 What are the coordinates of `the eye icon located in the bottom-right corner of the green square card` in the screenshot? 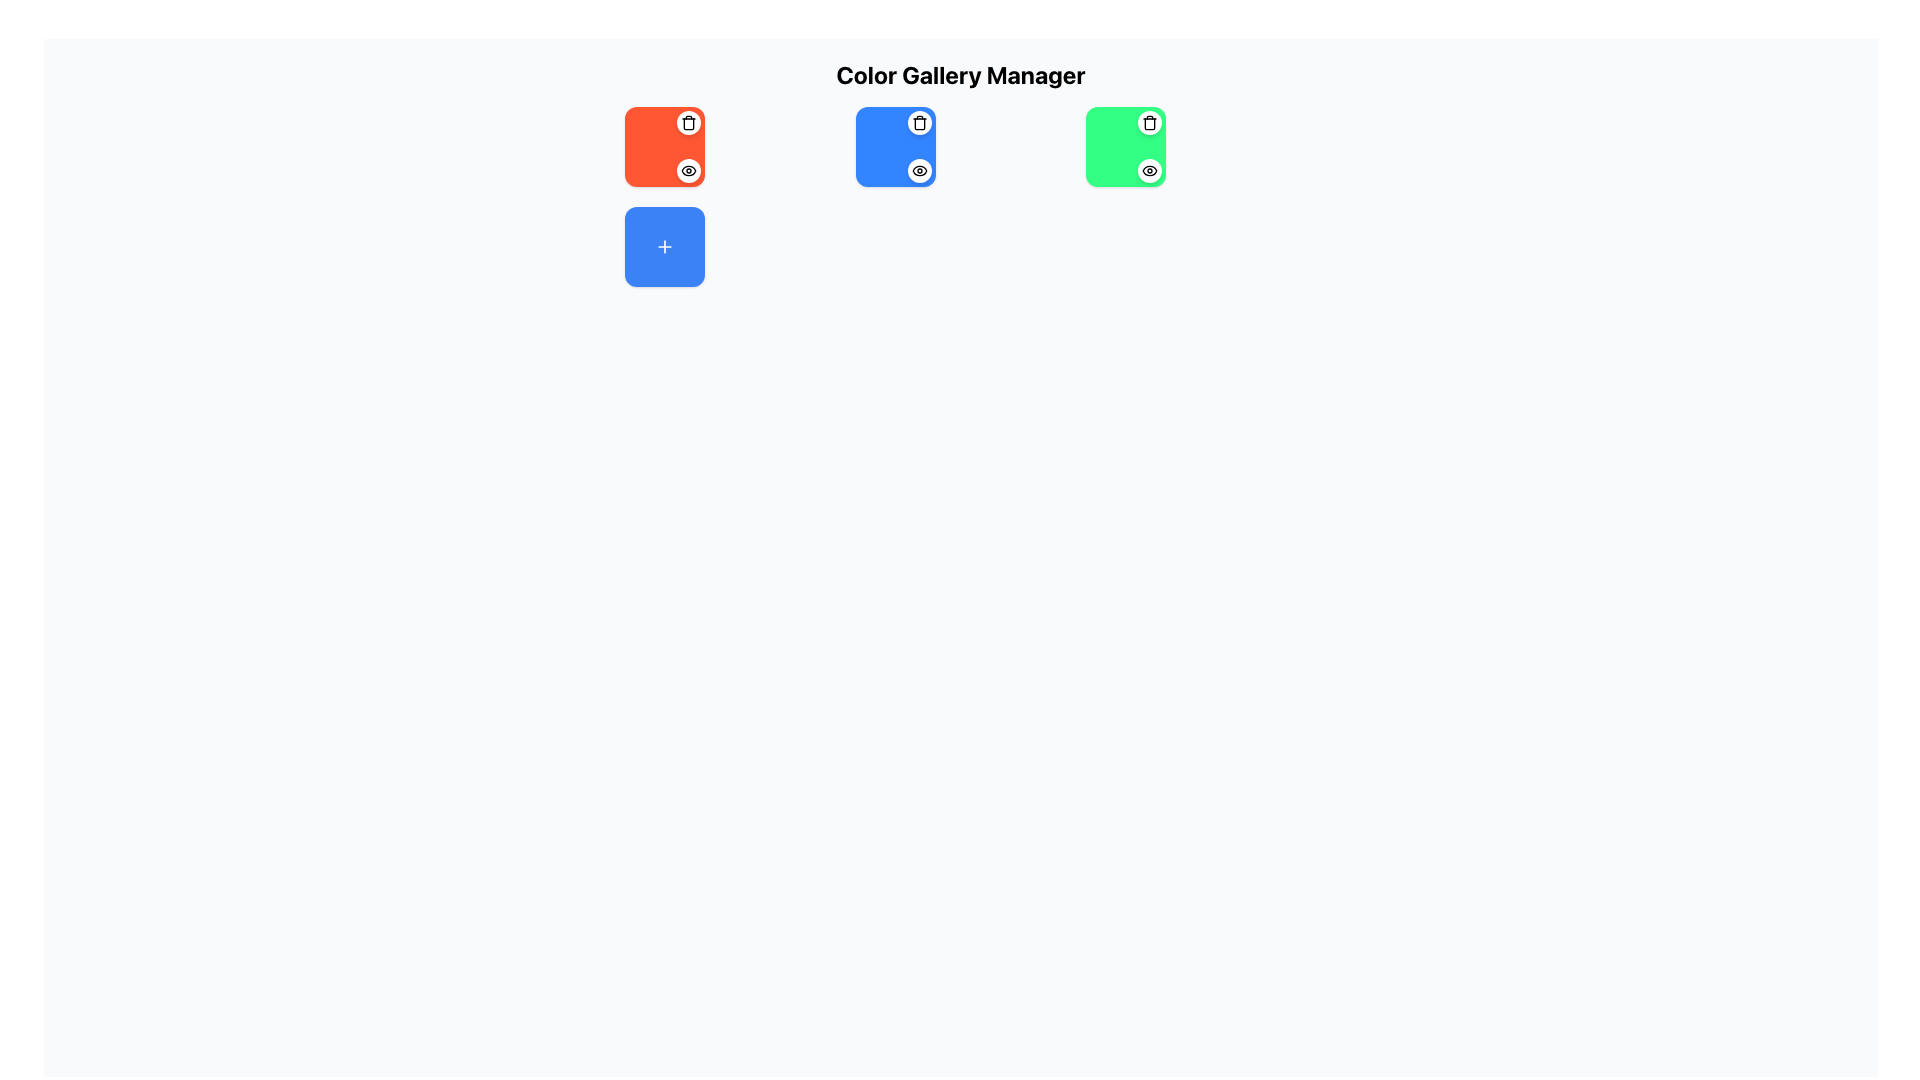 It's located at (1150, 169).